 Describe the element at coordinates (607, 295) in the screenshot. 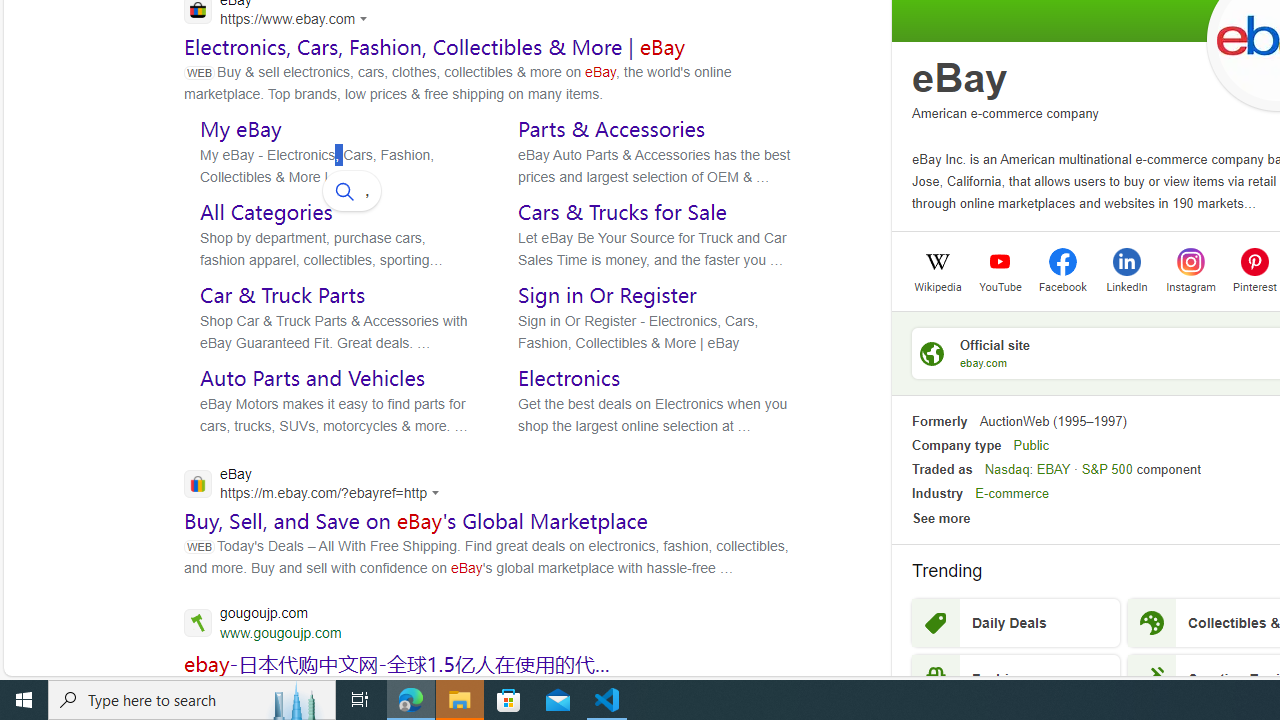

I see `'Sign in Or Register'` at that location.